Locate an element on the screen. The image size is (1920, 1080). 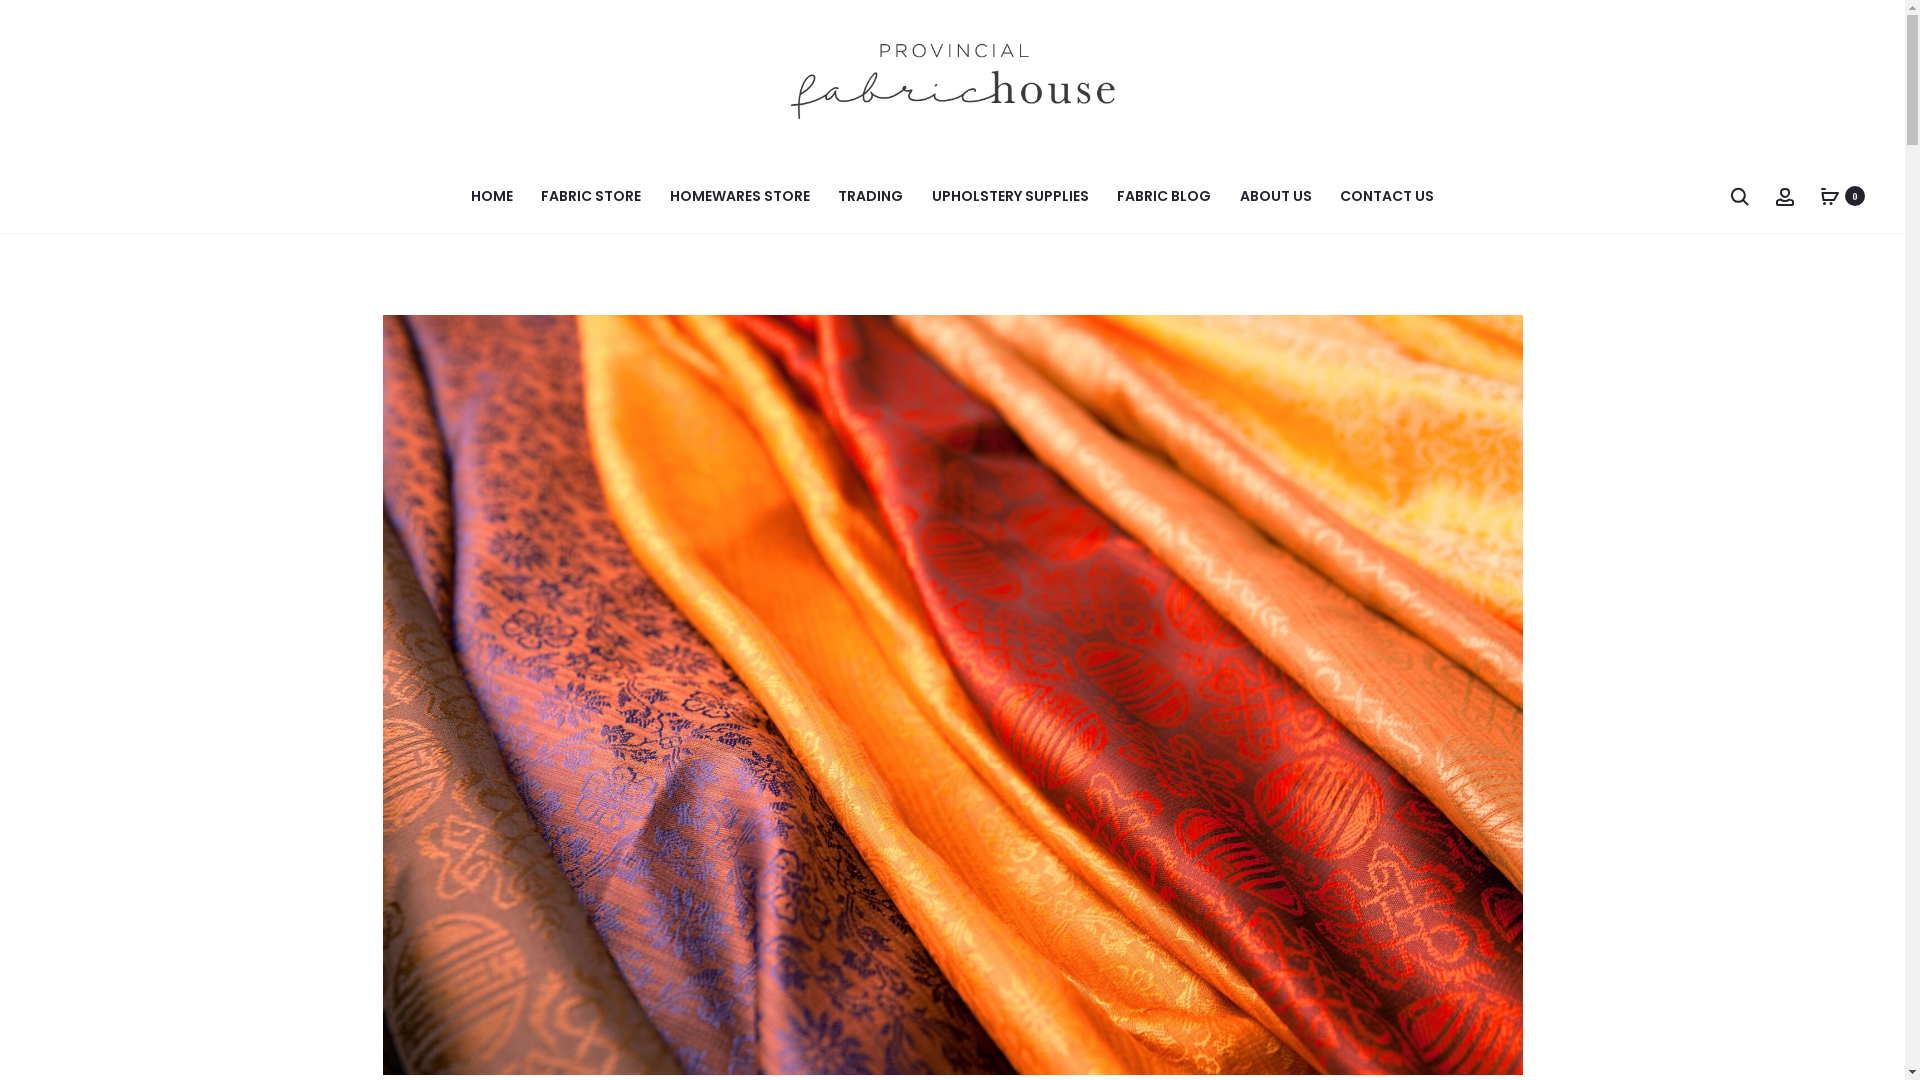
'0' is located at coordinates (1829, 195).